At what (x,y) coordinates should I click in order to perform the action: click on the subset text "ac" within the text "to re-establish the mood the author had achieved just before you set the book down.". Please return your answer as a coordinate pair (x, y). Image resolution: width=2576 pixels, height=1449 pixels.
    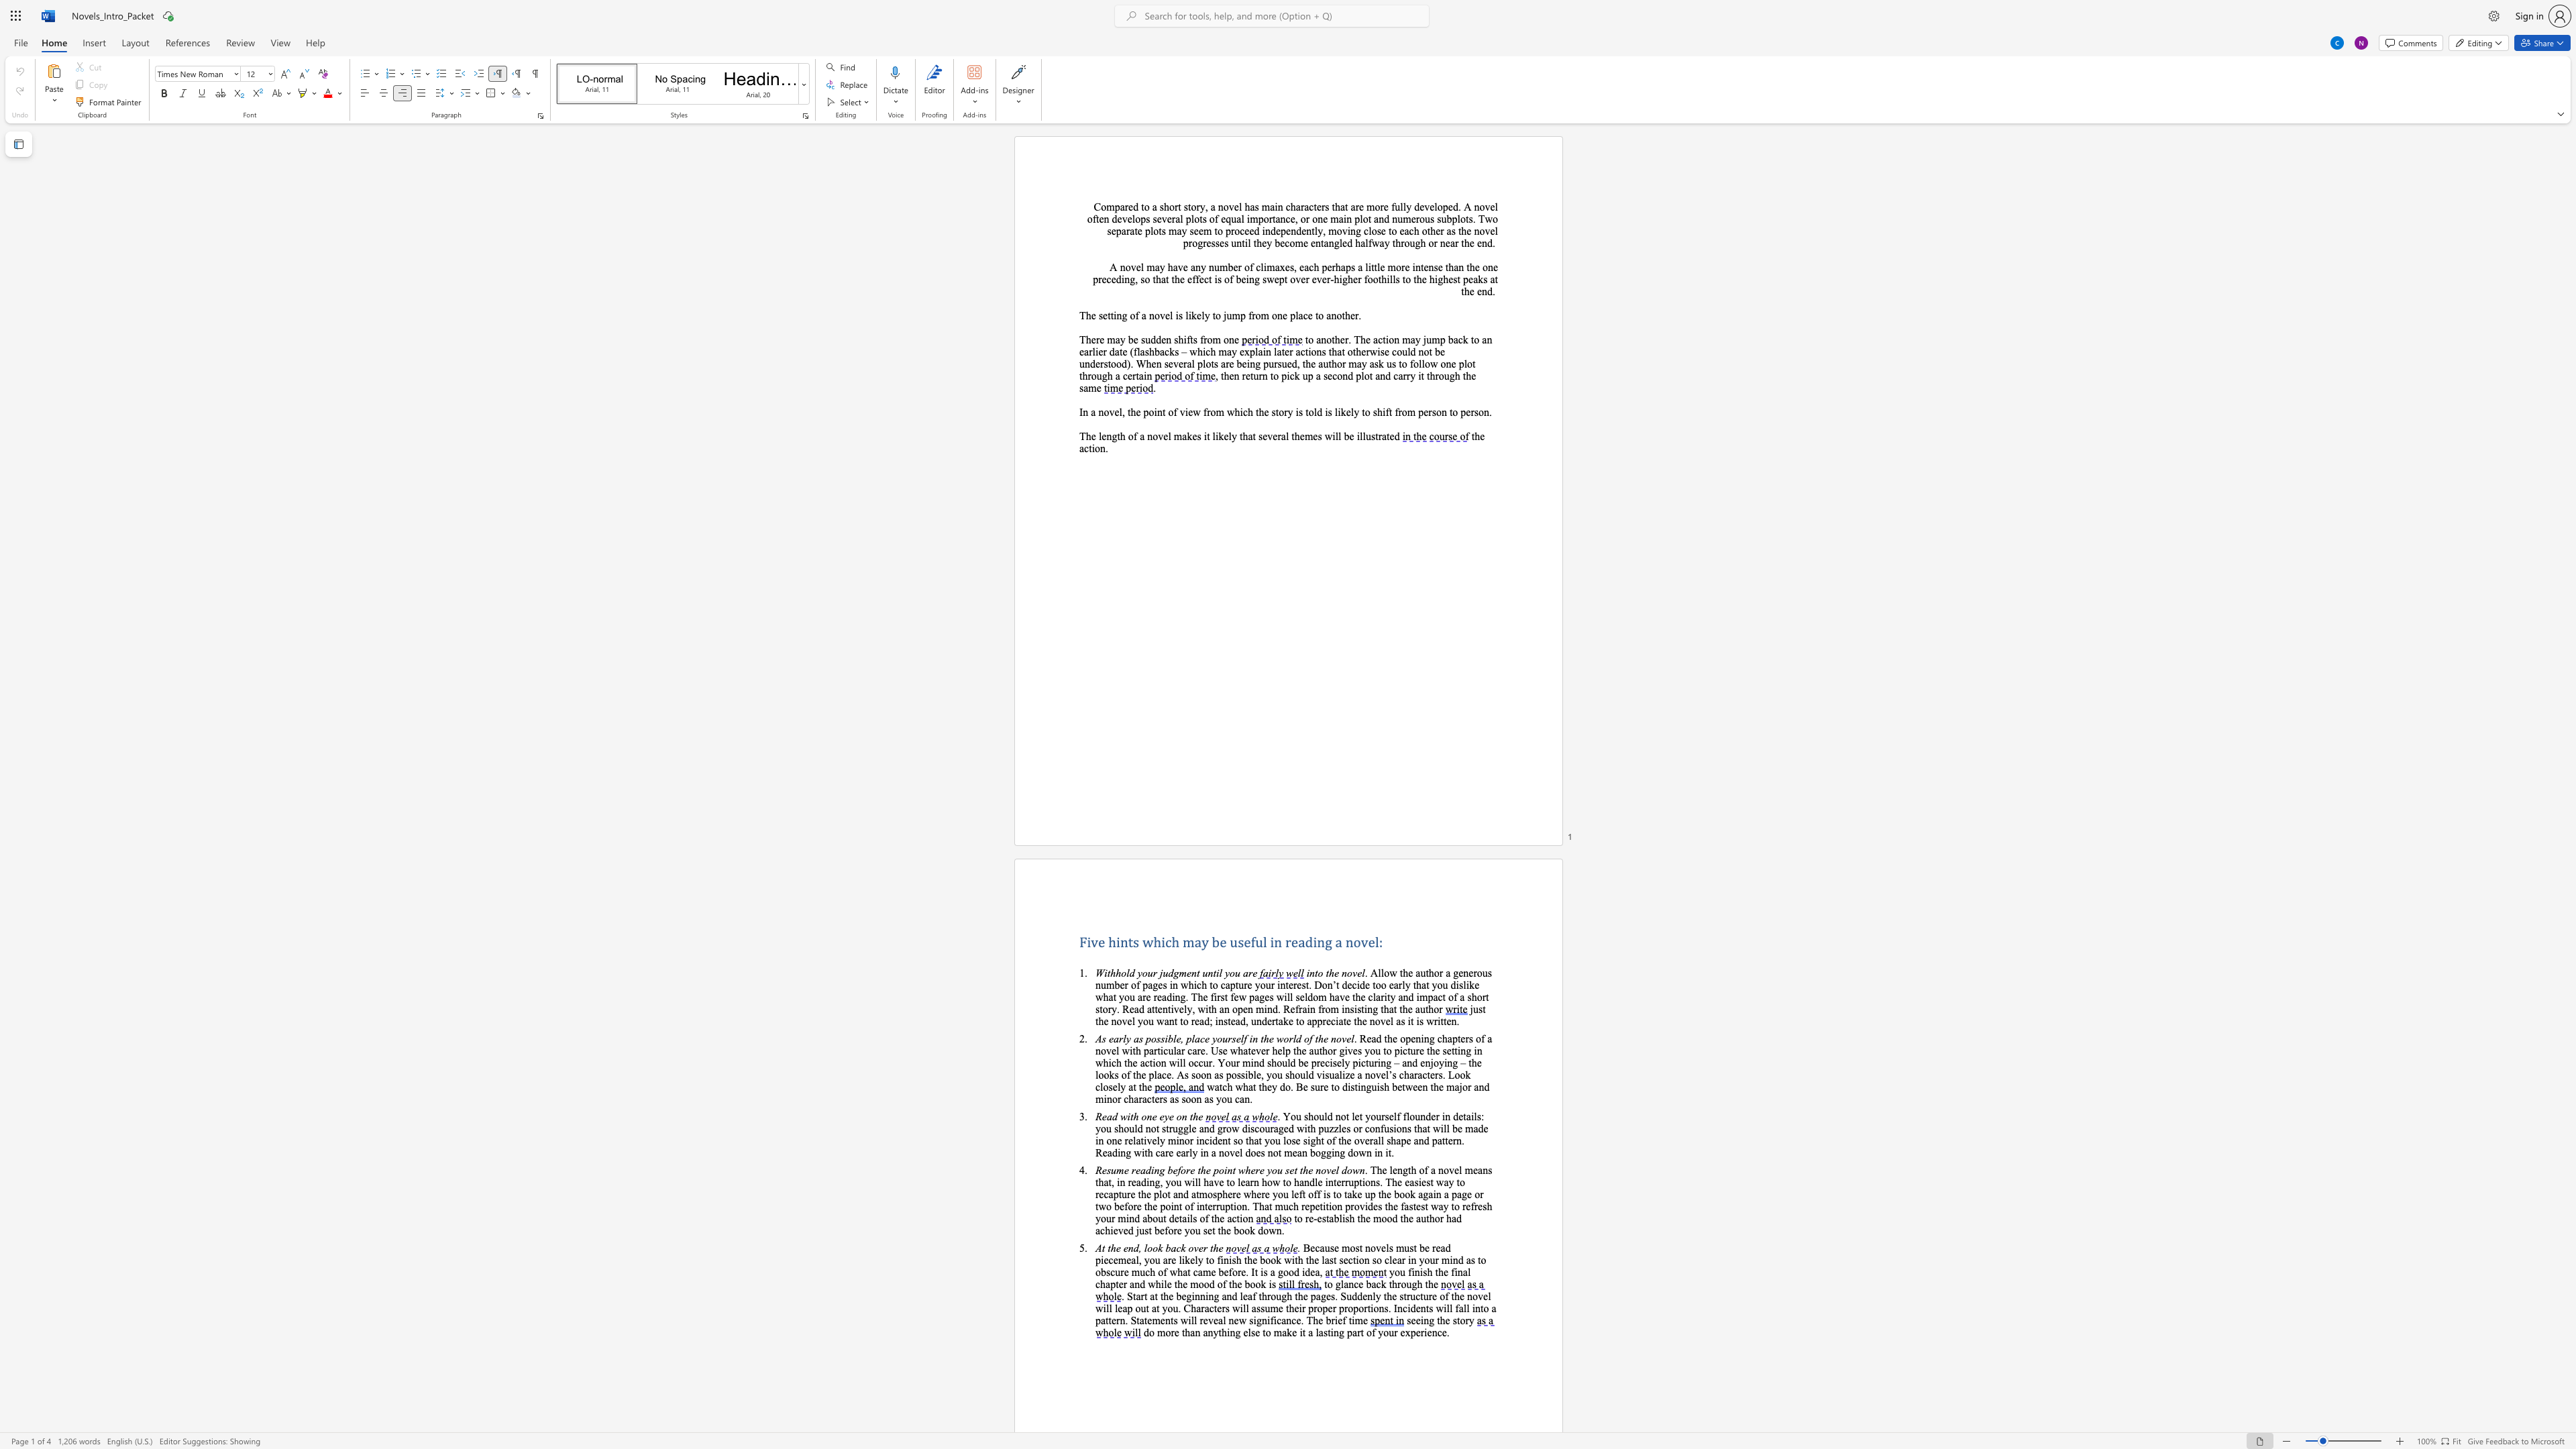
    Looking at the image, I should click on (1095, 1230).